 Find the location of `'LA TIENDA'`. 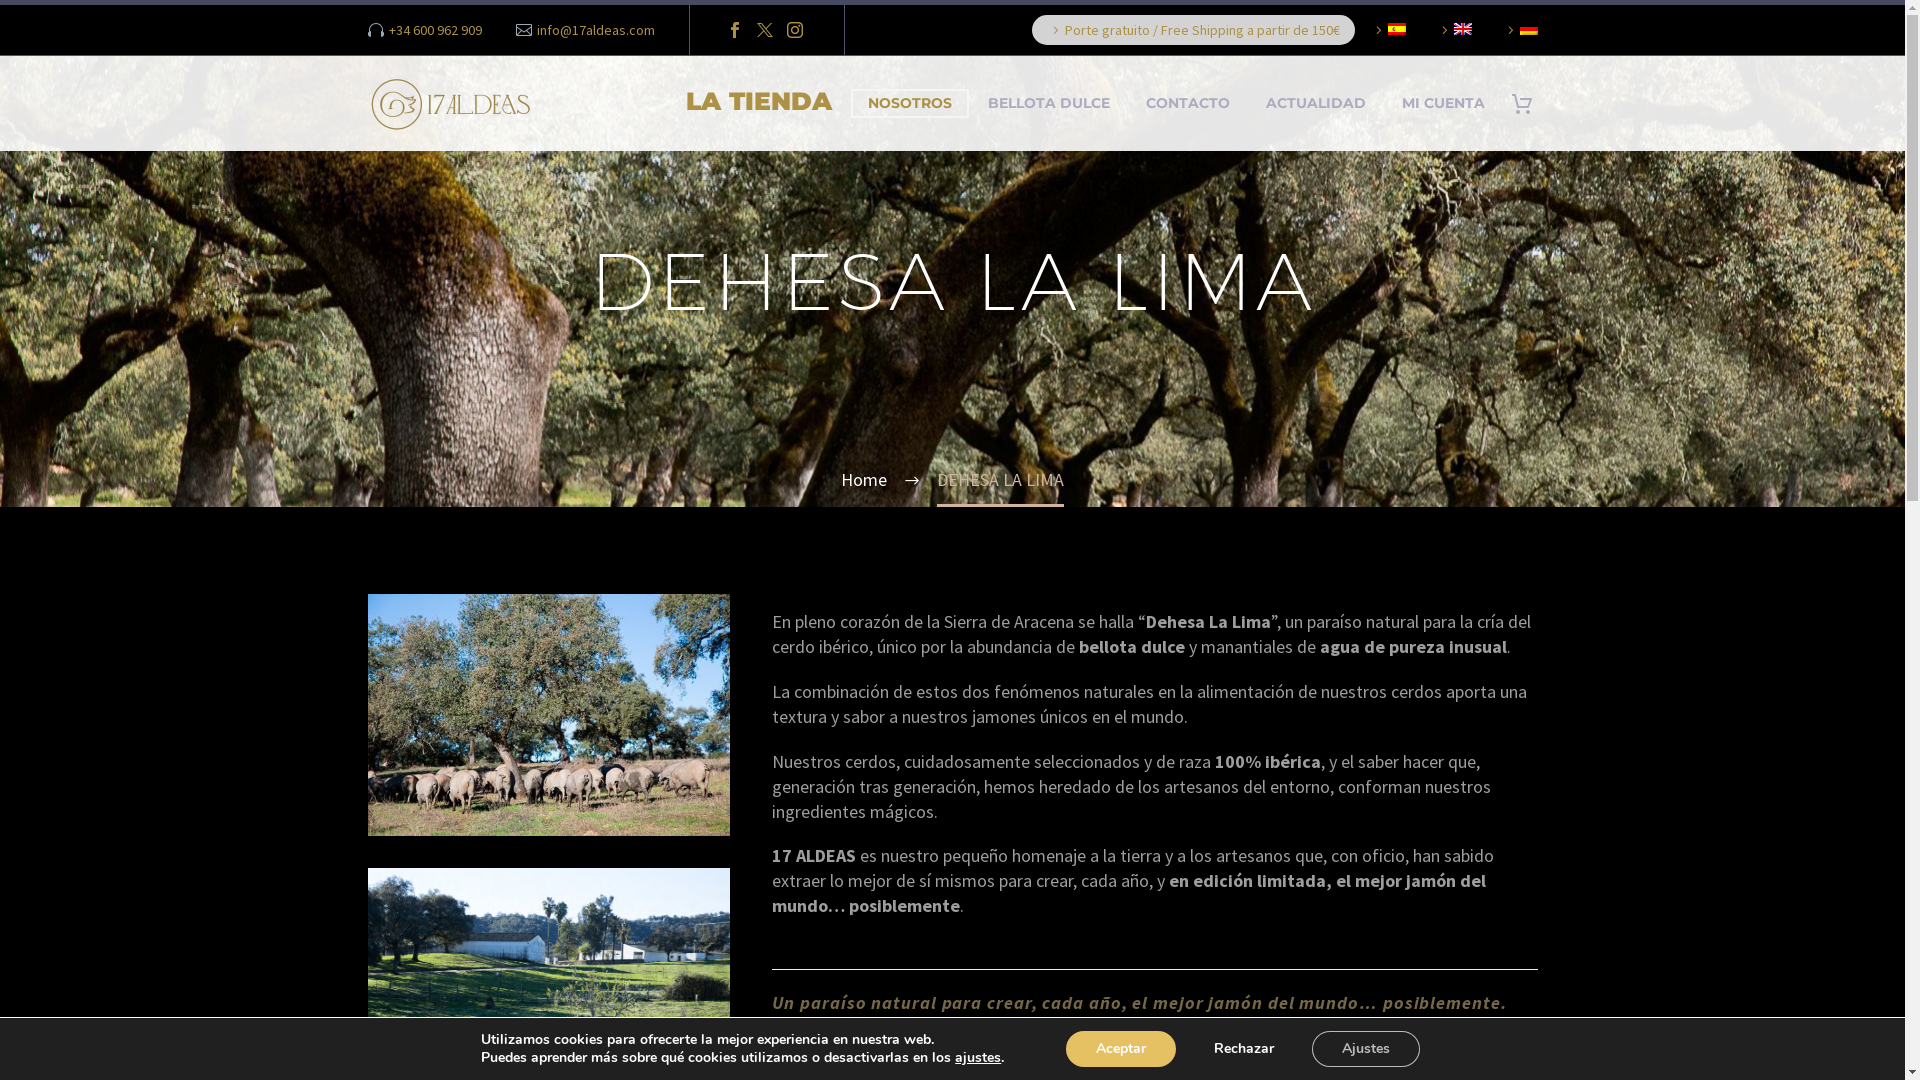

'LA TIENDA' is located at coordinates (757, 103).